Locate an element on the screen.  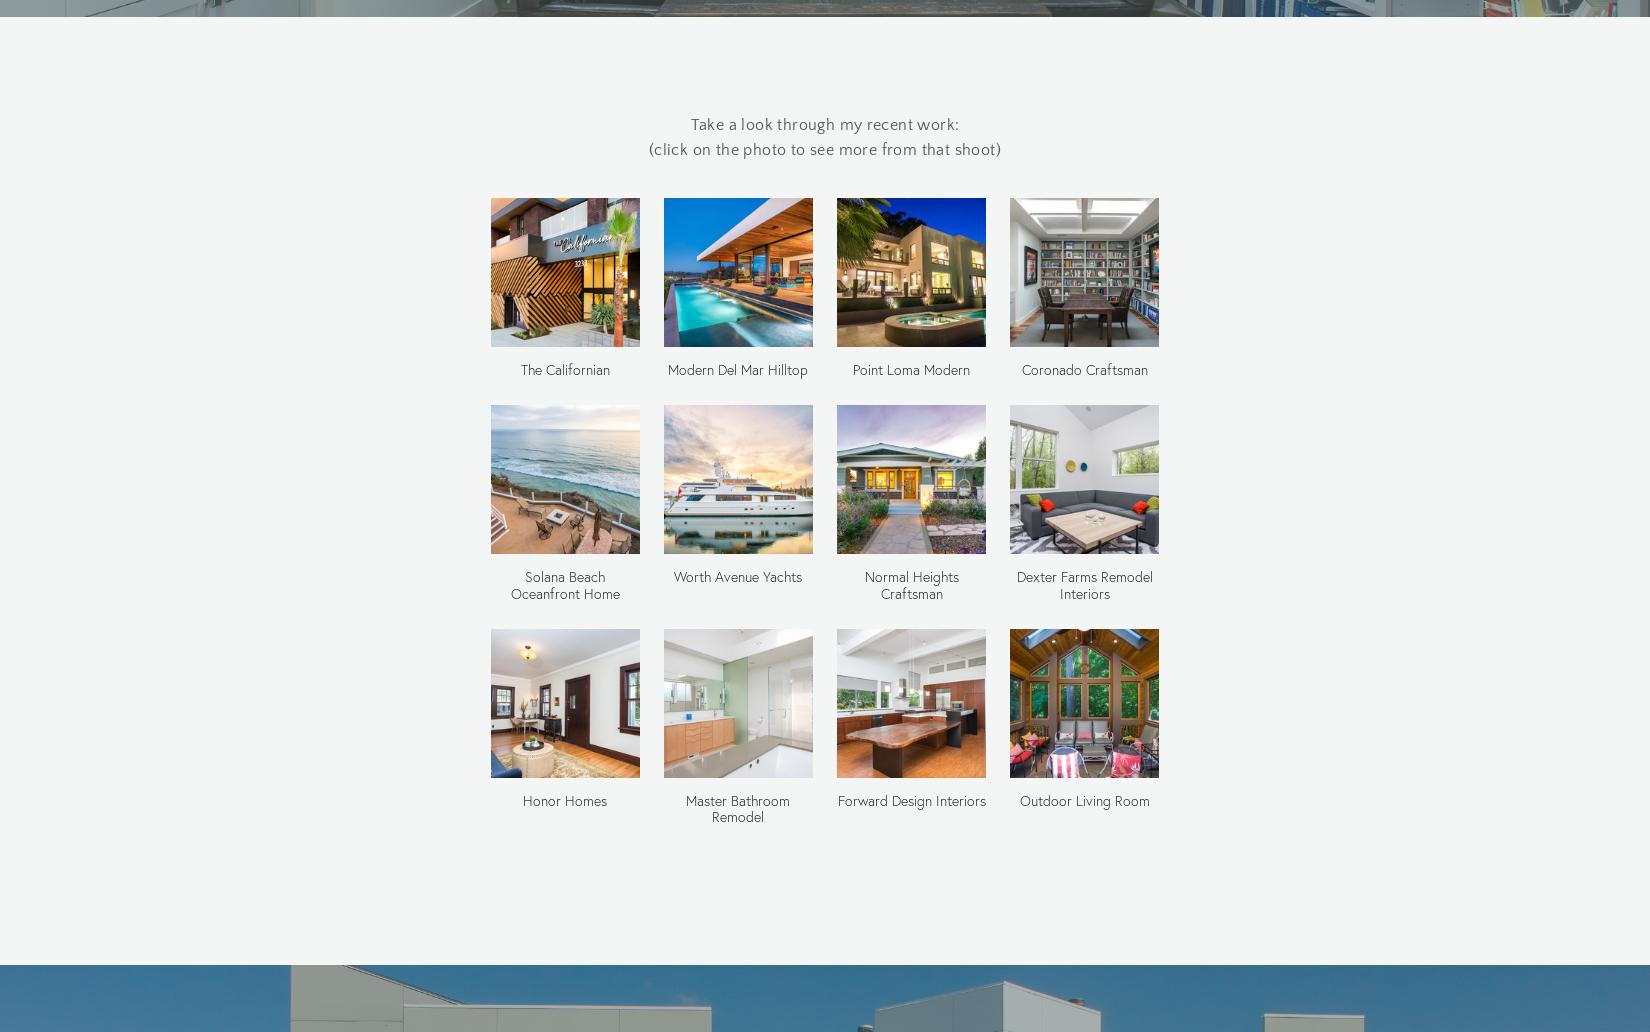
'Take a look through my recent work:' is located at coordinates (823, 124).